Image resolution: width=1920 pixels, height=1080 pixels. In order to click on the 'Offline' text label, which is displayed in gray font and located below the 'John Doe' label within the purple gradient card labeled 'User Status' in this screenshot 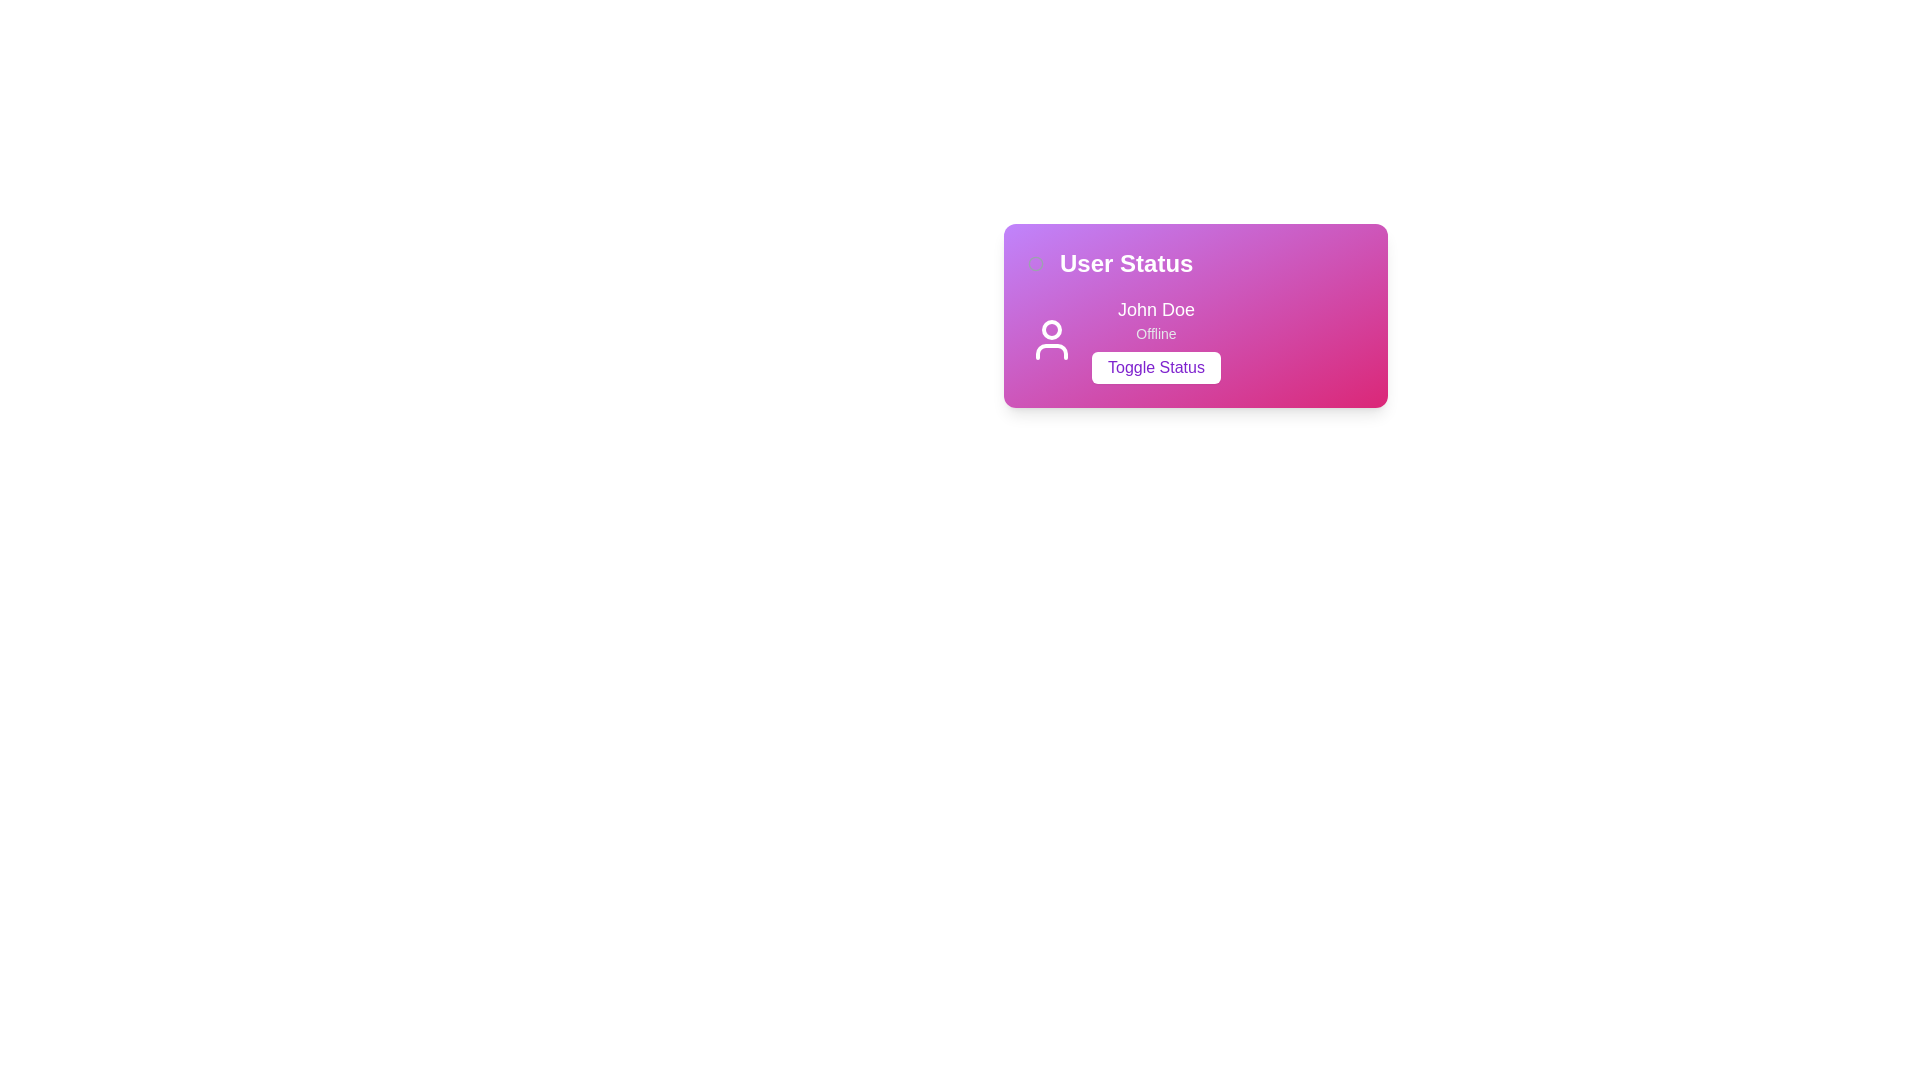, I will do `click(1156, 333)`.